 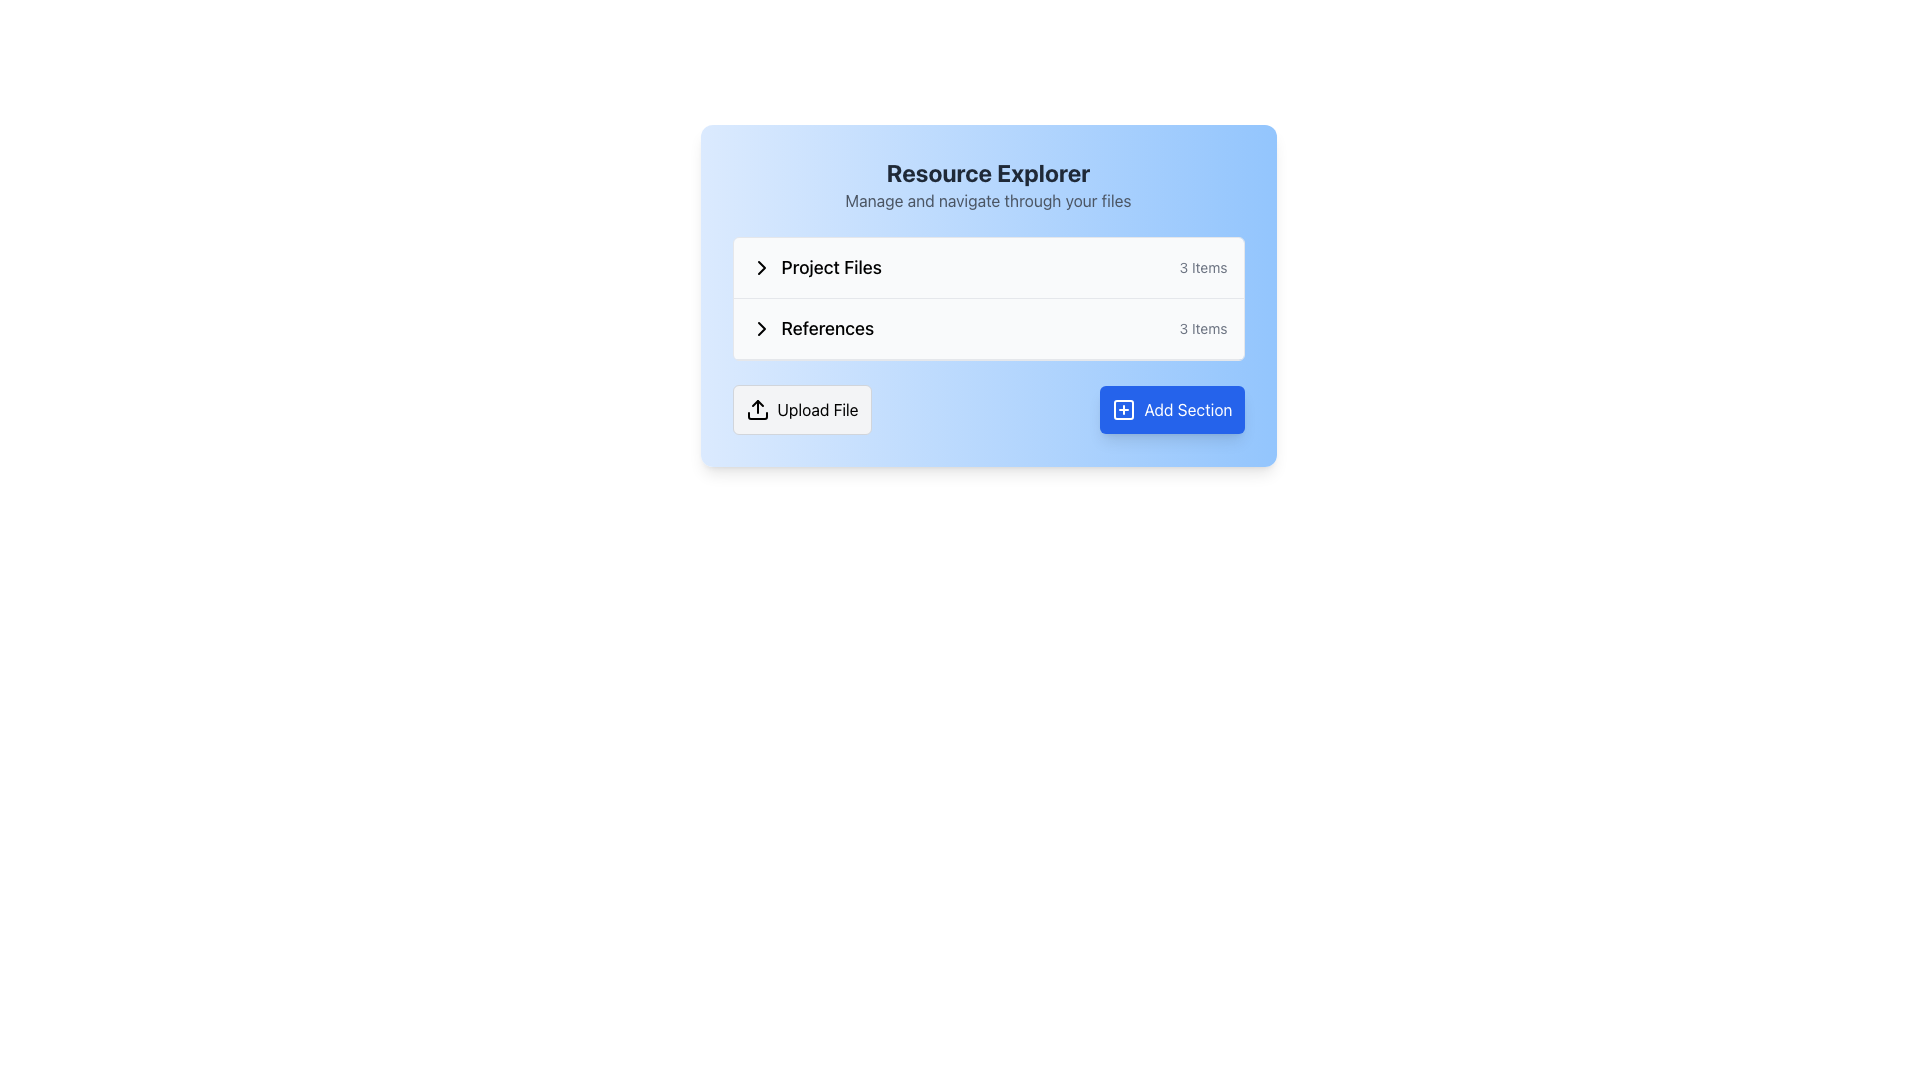 I want to click on the chevron icon located to the left of 'Project Files', so click(x=760, y=266).